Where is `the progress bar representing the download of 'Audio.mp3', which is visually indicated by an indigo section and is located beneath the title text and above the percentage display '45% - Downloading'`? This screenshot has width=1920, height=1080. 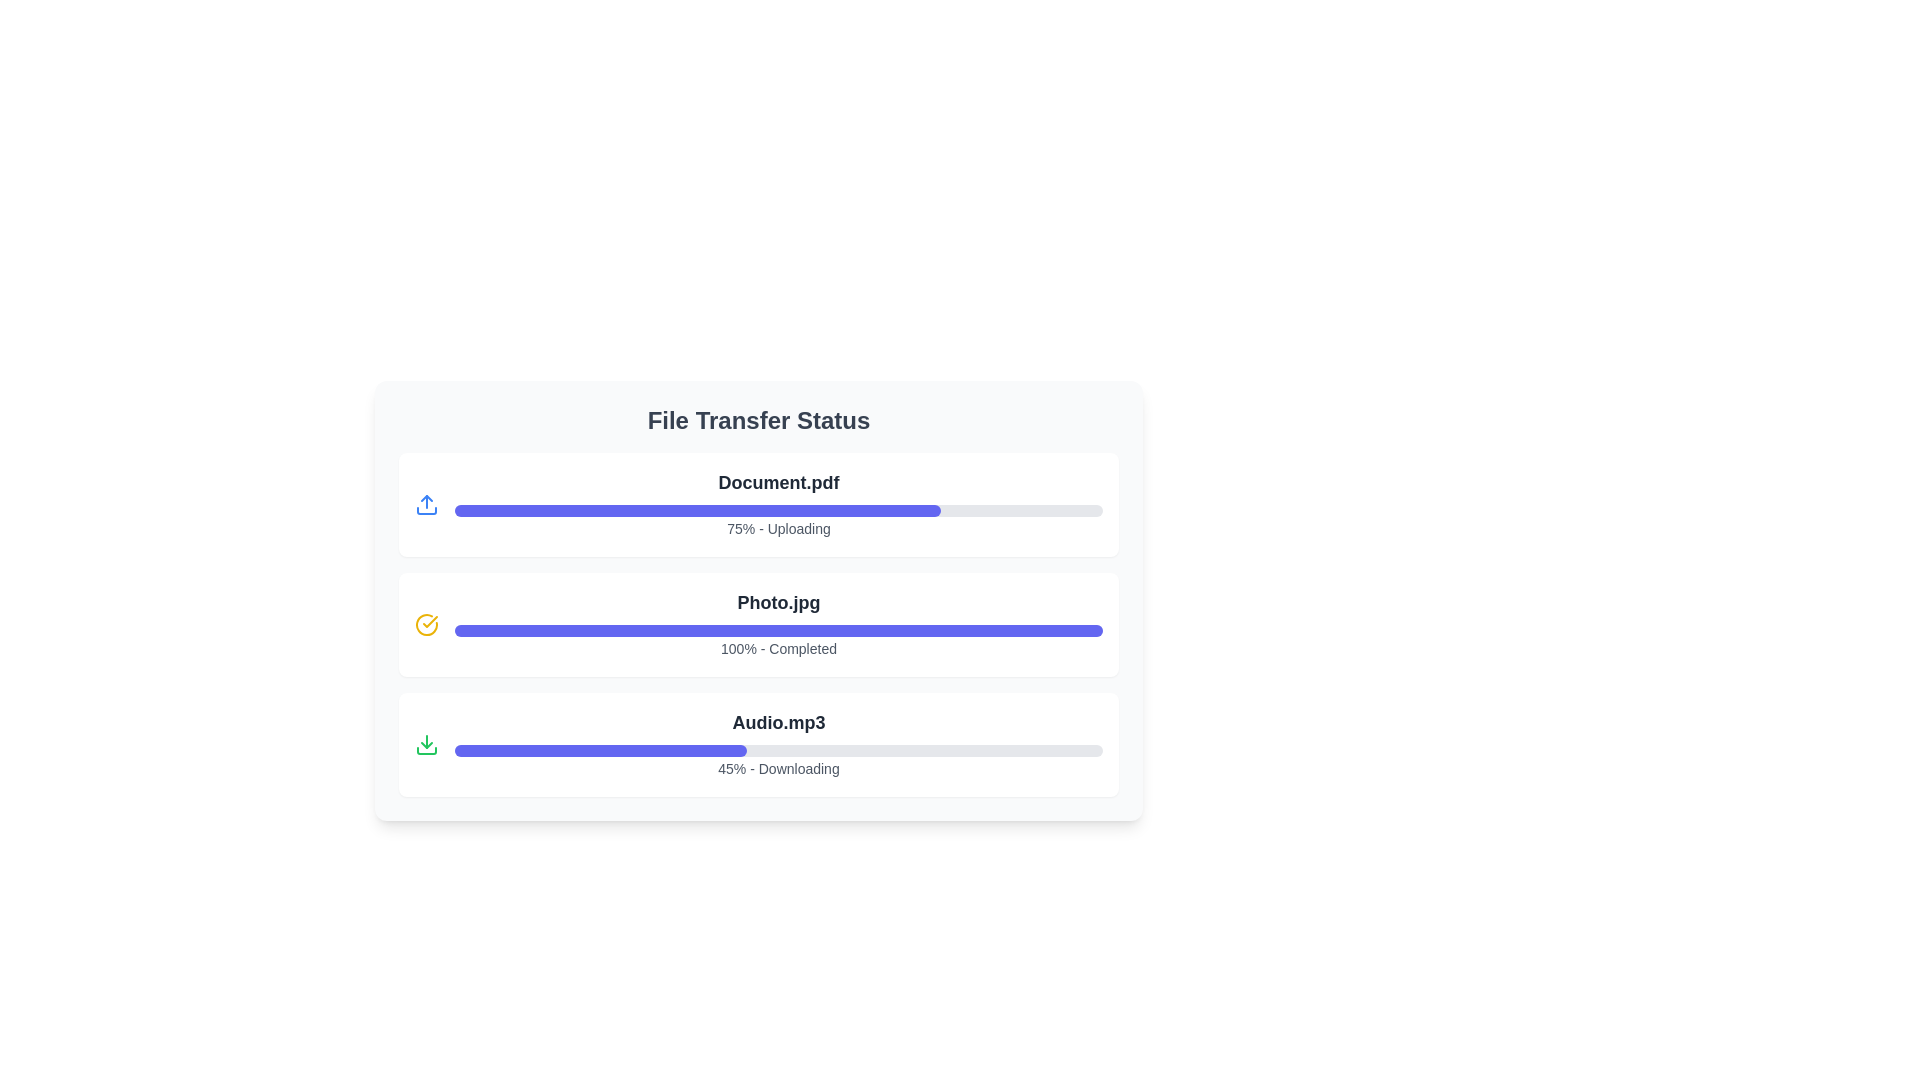
the progress bar representing the download of 'Audio.mp3', which is visually indicated by an indigo section and is located beneath the title text and above the percentage display '45% - Downloading' is located at coordinates (777, 751).